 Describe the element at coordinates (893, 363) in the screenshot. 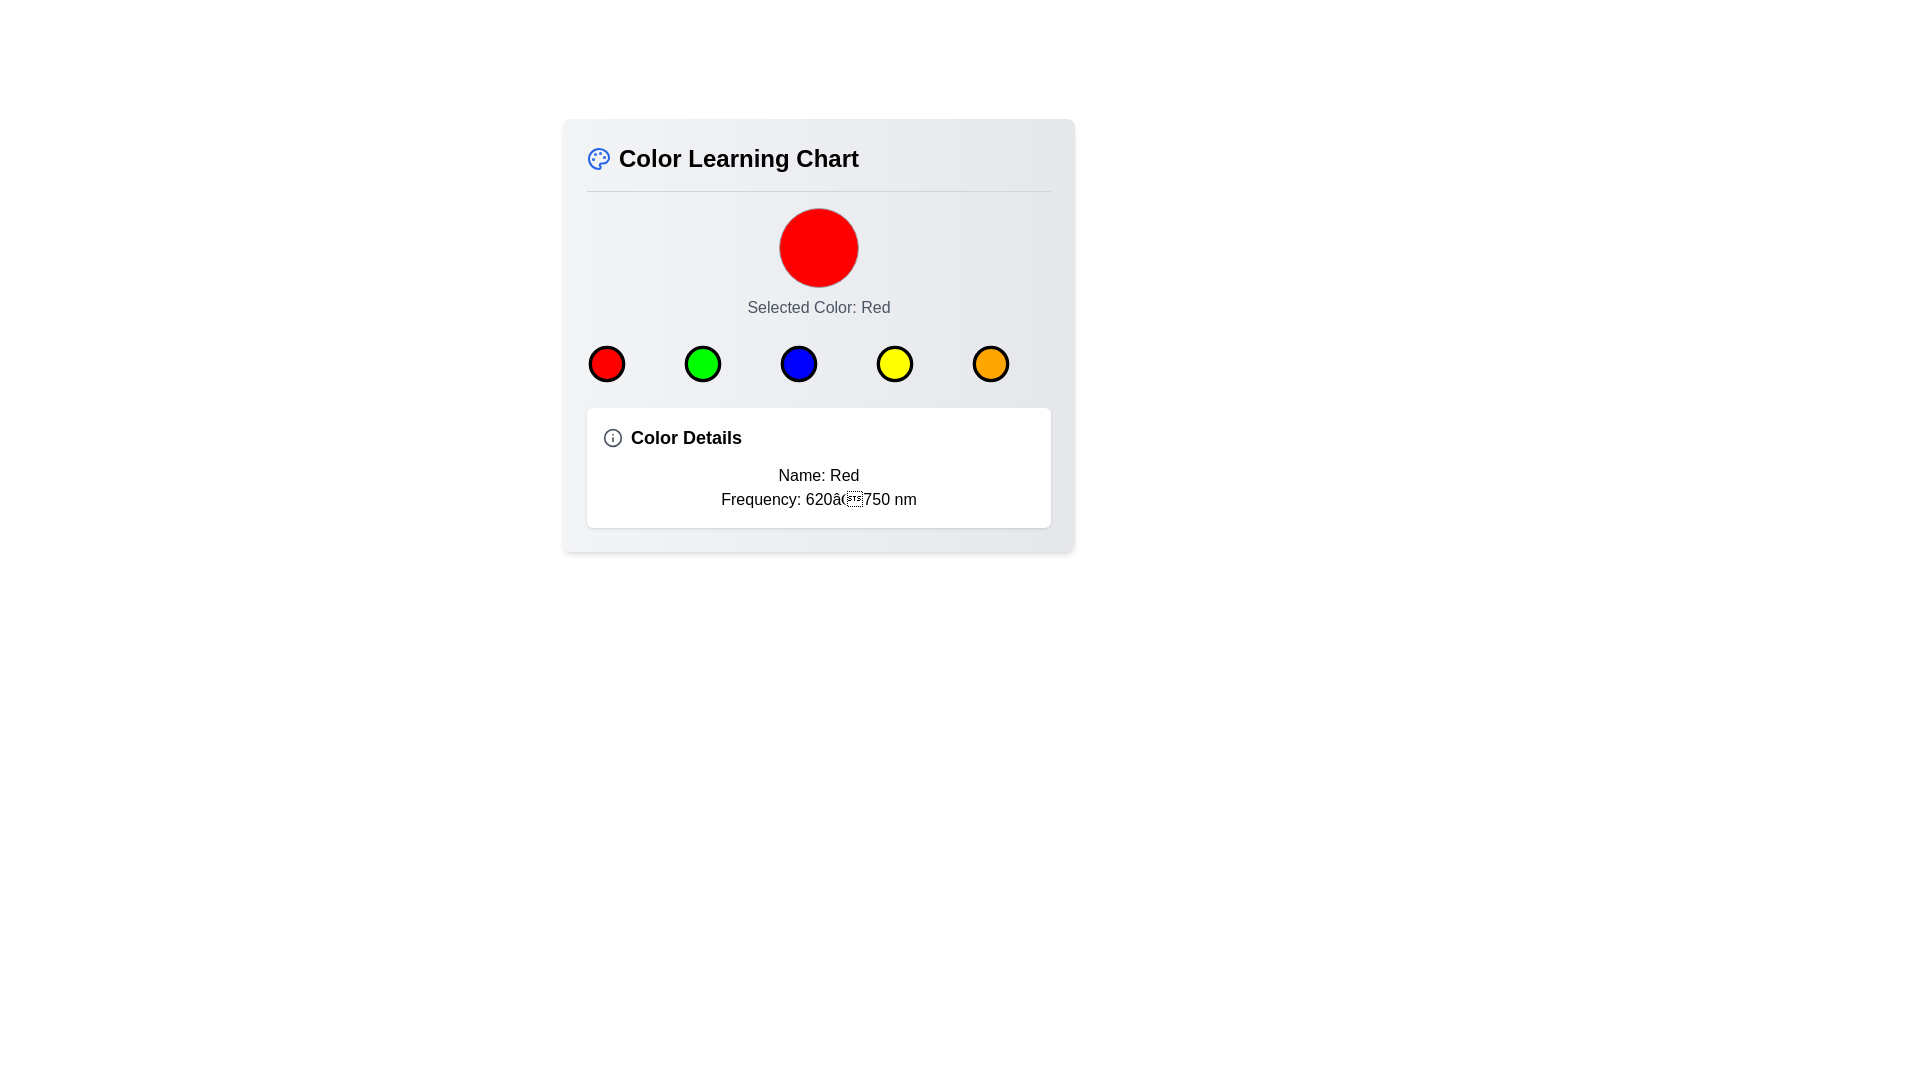

I see `the fourth circle in the linear sequence of five colored circles, which serves as the Circular color selector` at that location.